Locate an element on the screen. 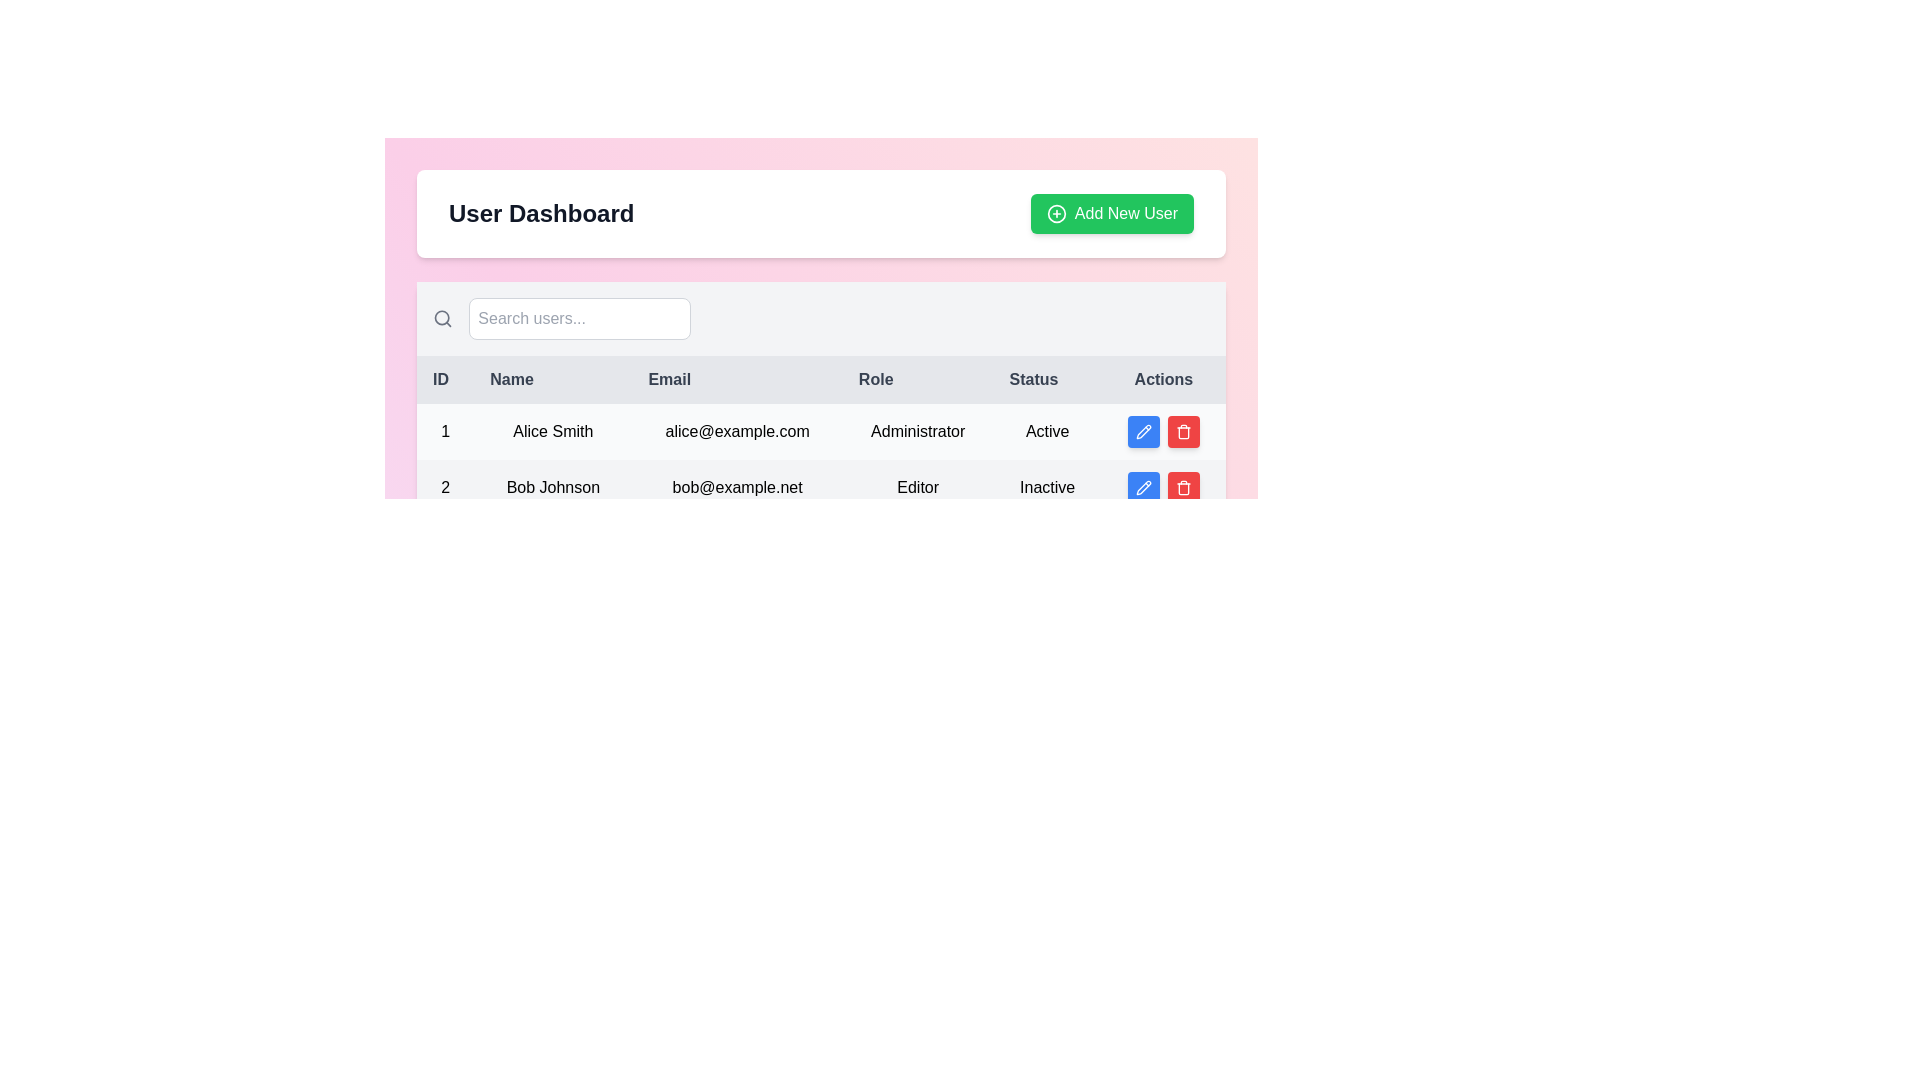  the circular region of the magnifying glass icon, which is a filled circle with a radius of 8 units located at the center of the SVG element is located at coordinates (441, 317).